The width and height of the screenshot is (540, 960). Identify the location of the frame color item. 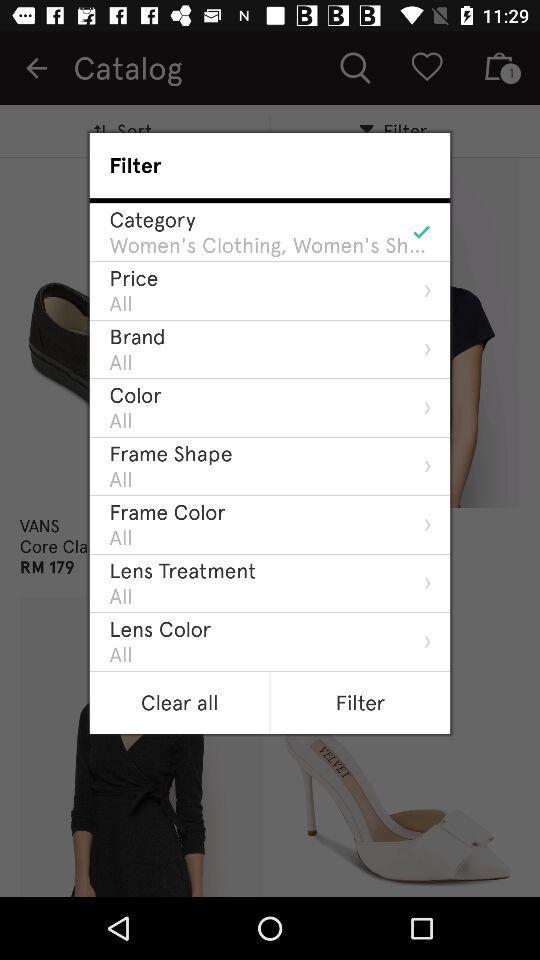
(166, 511).